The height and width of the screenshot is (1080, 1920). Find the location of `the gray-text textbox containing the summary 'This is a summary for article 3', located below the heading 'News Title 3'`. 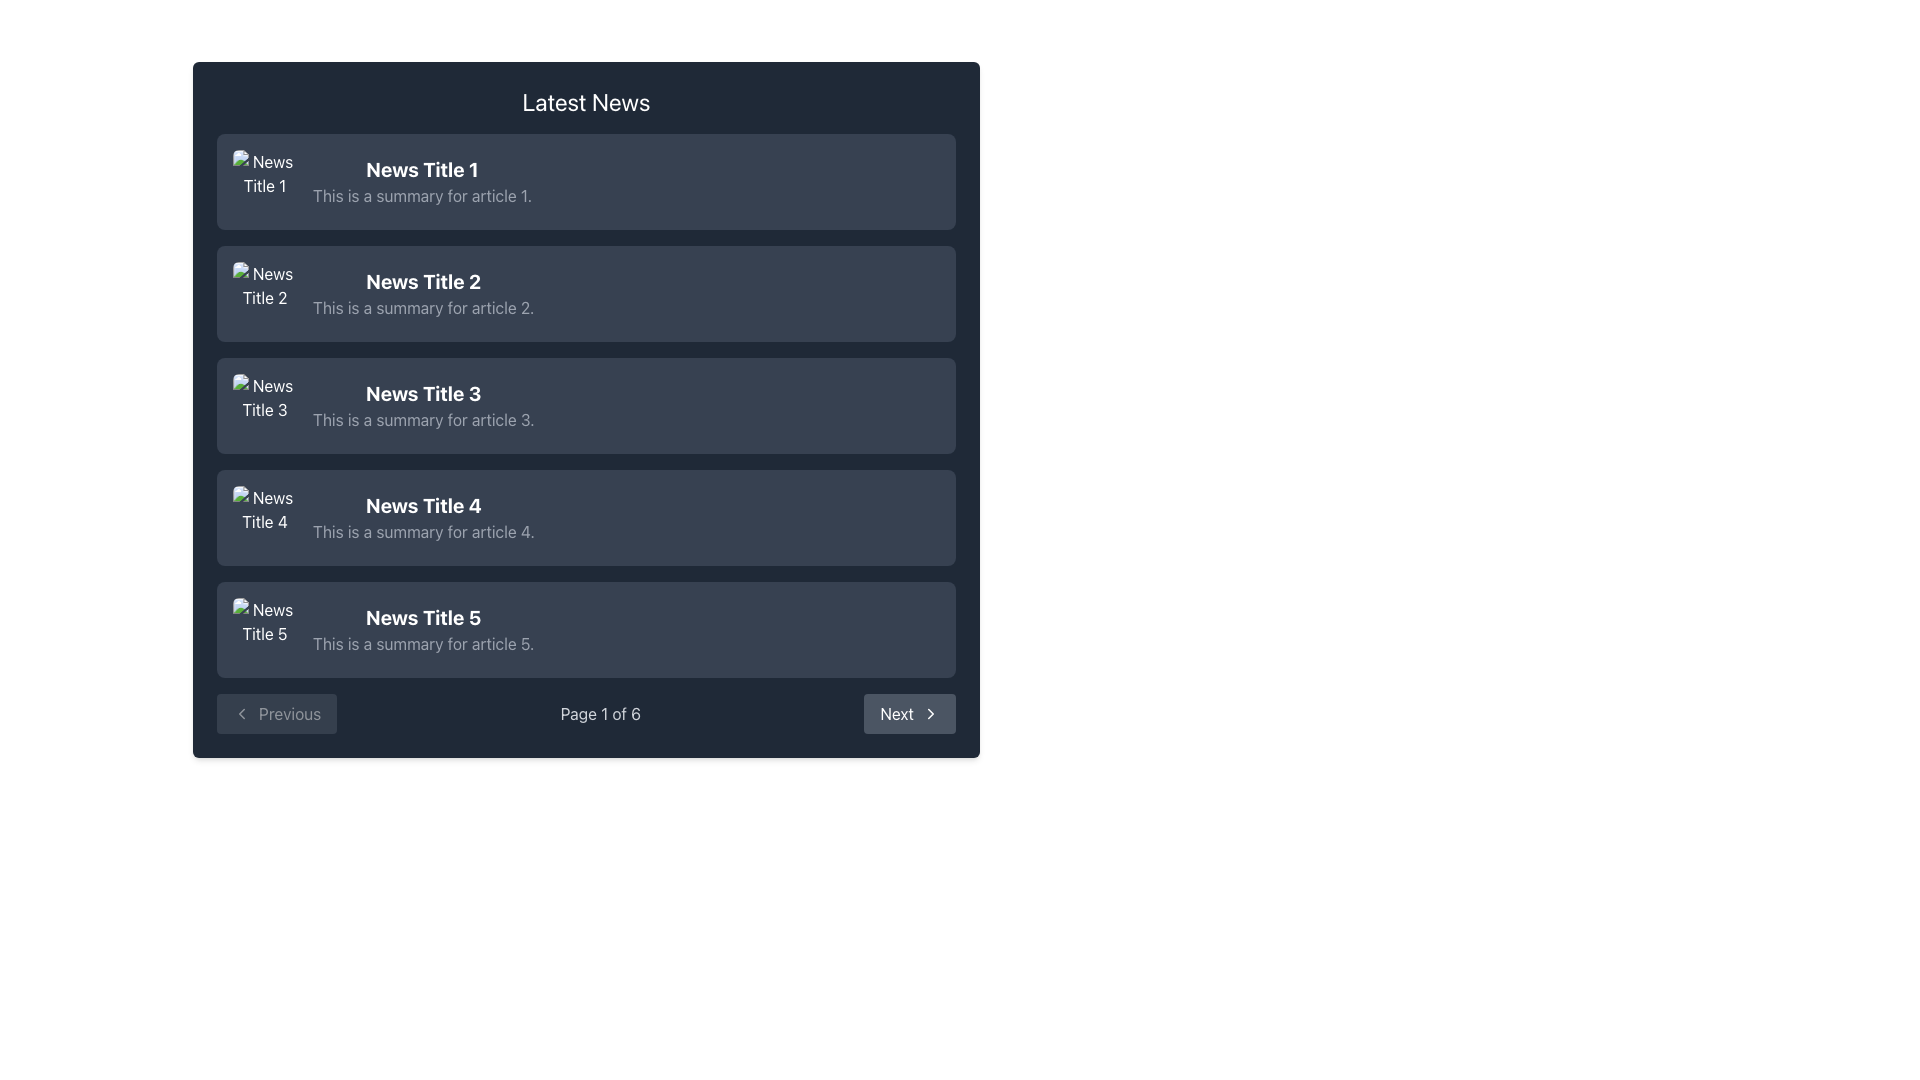

the gray-text textbox containing the summary 'This is a summary for article 3', located below the heading 'News Title 3' is located at coordinates (422, 419).